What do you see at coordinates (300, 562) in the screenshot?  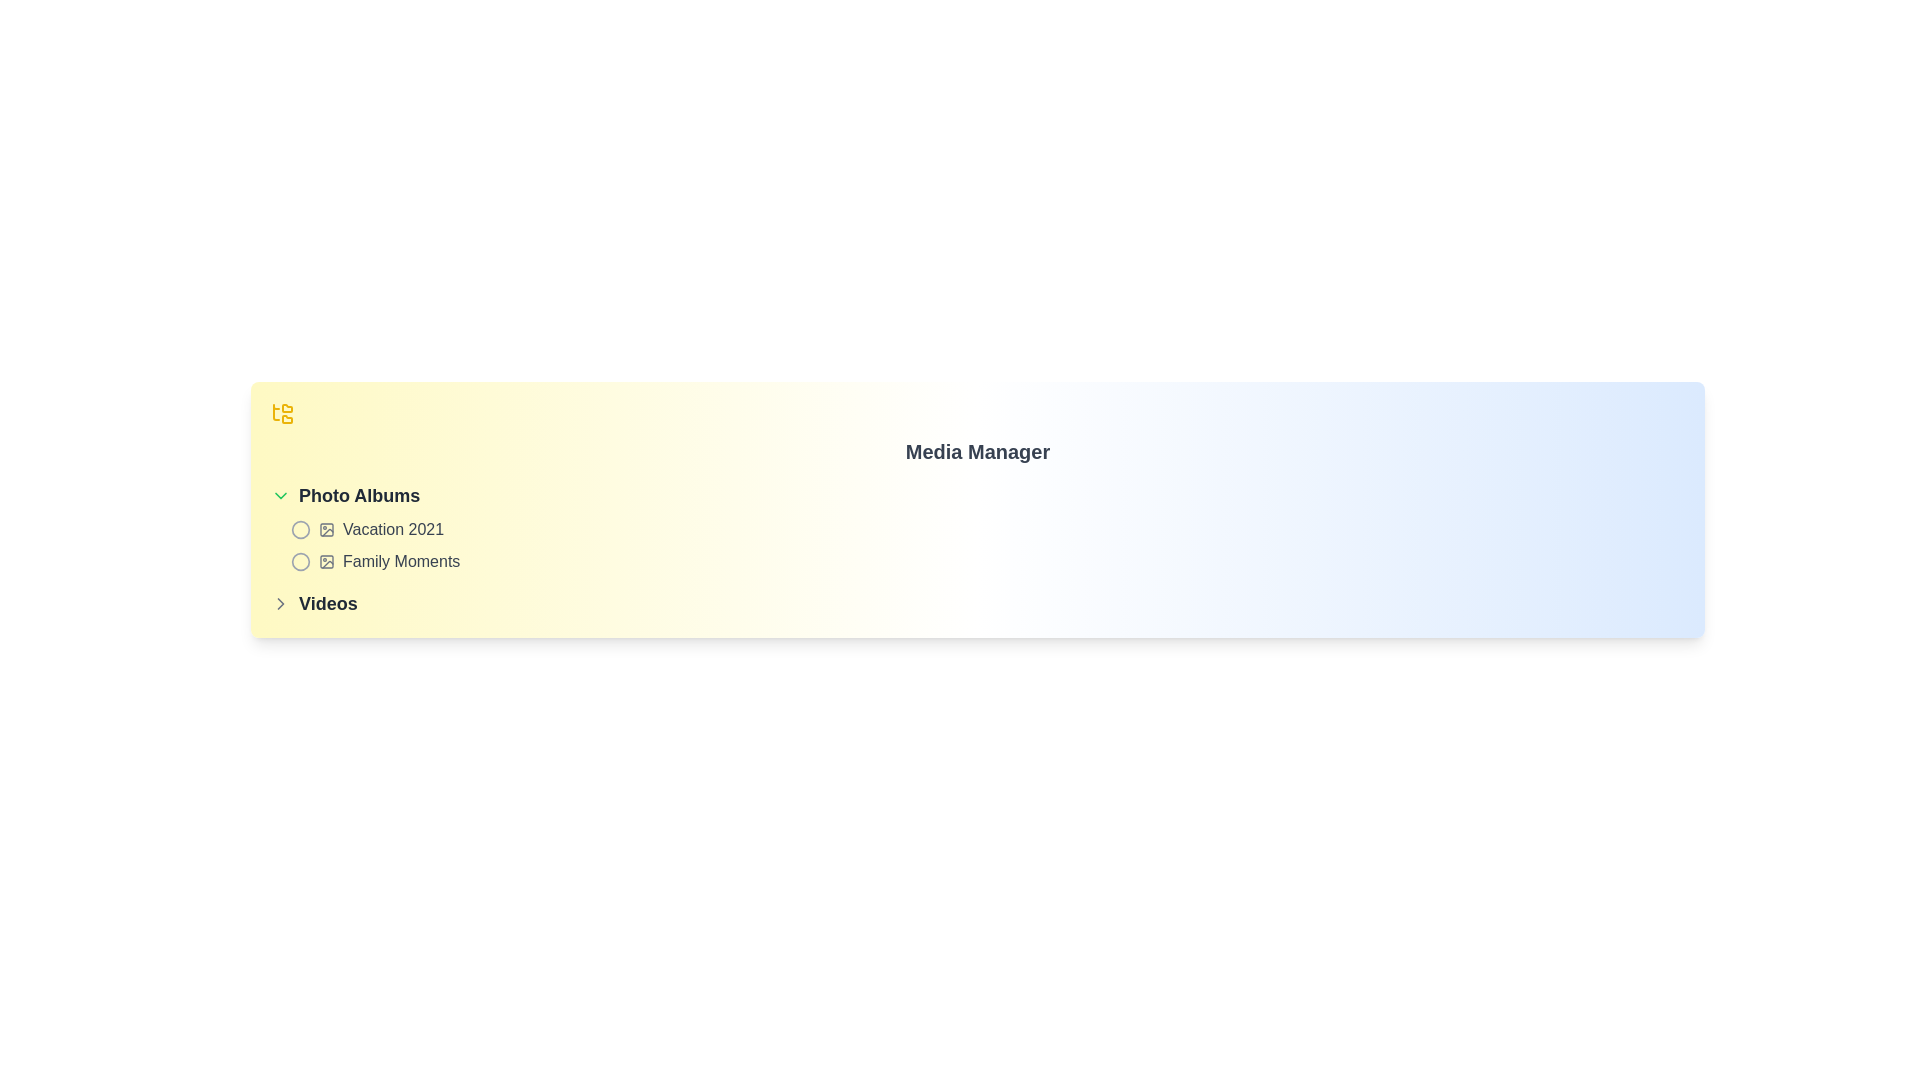 I see `the first radio button indicator associated with the 'Family Moments' option` at bounding box center [300, 562].